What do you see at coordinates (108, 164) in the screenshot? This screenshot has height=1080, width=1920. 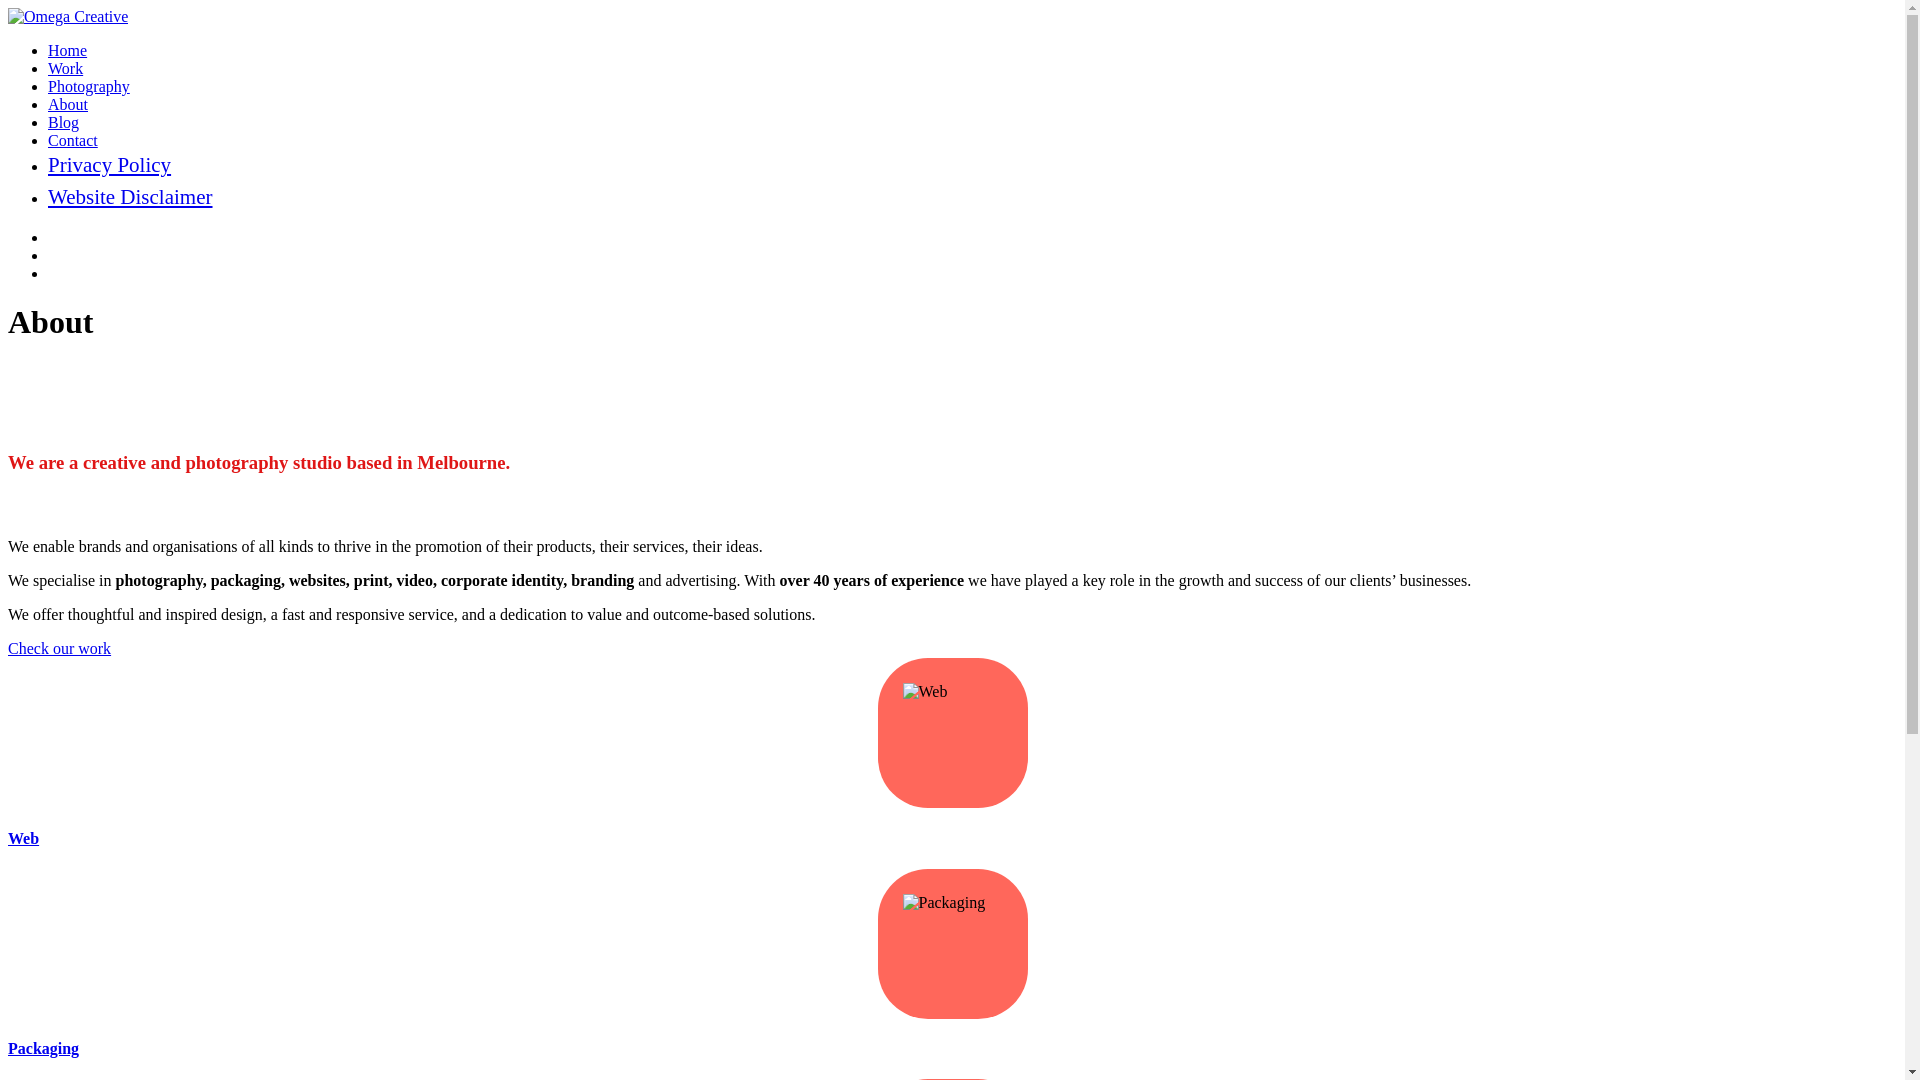 I see `'Privacy Policy'` at bounding box center [108, 164].